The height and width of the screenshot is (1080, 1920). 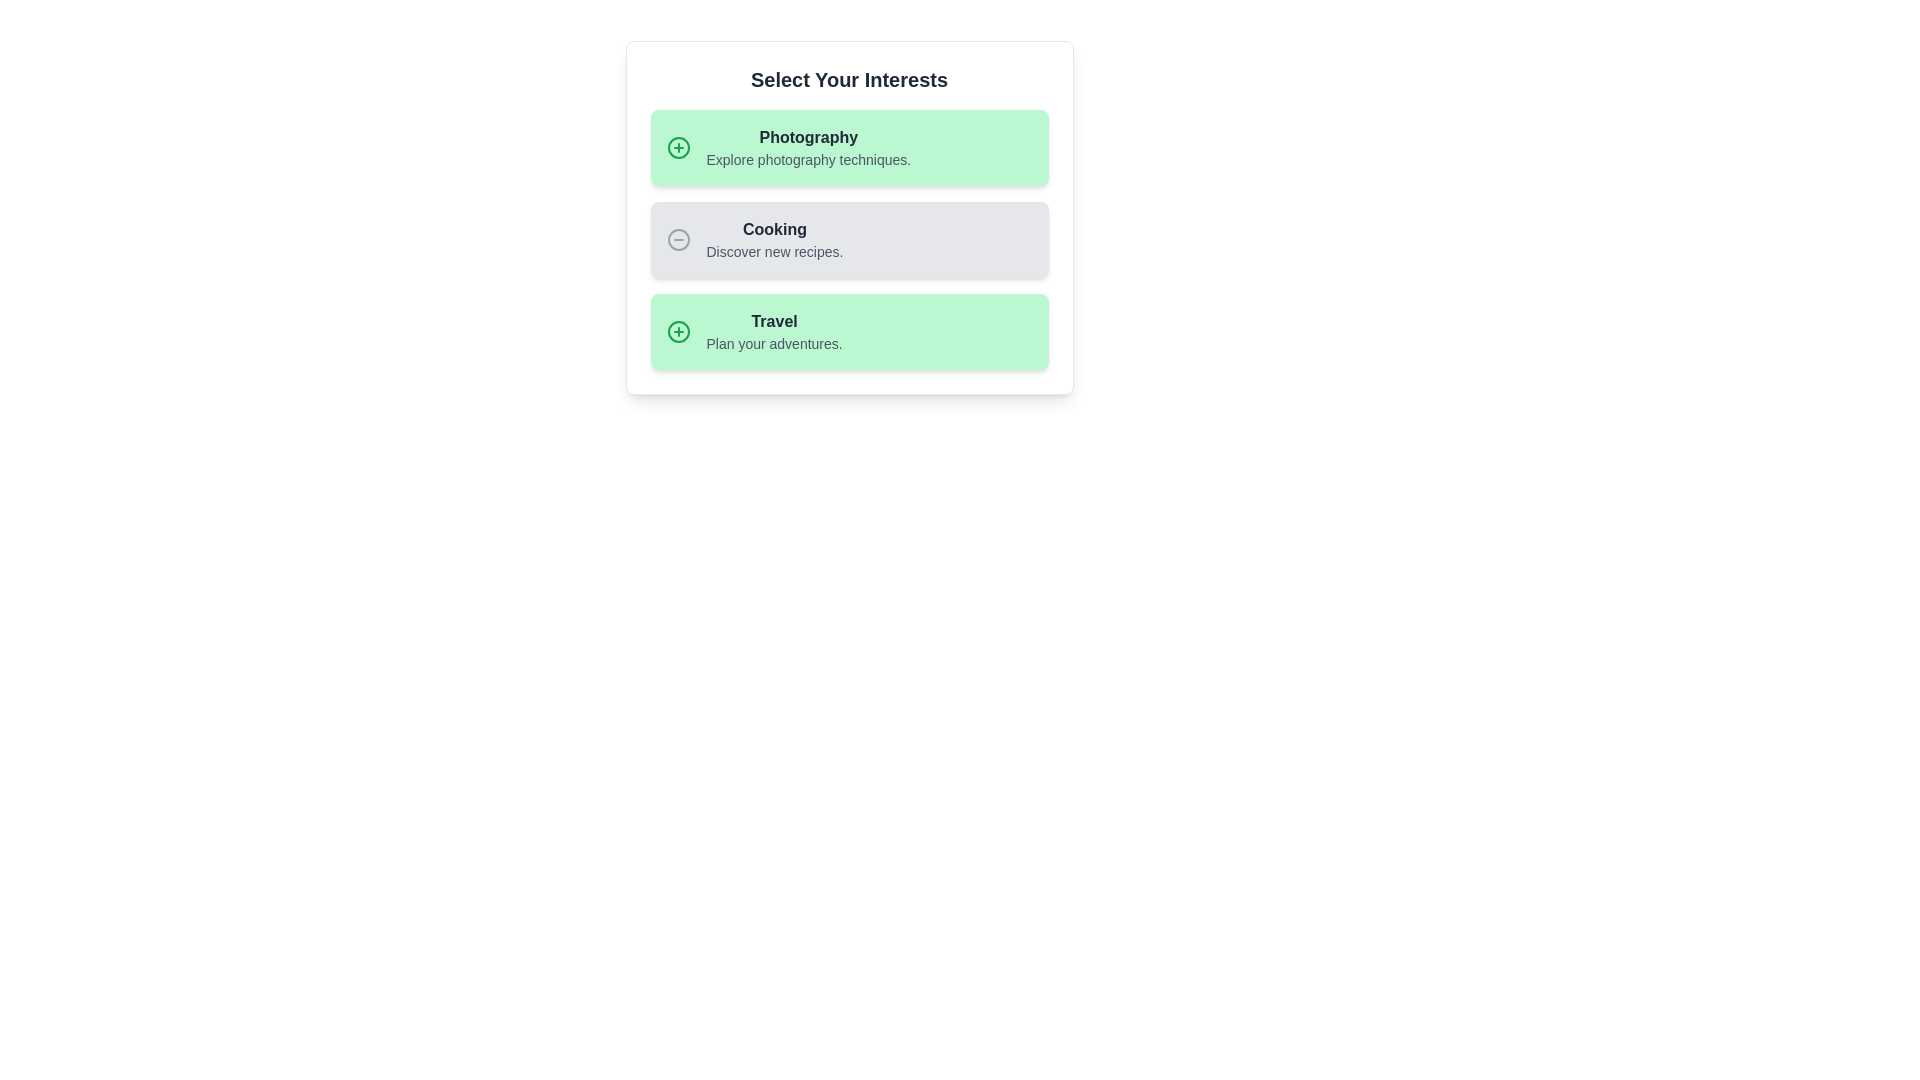 I want to click on the header 'Select Your Interests' to trigger additional context, so click(x=849, y=79).